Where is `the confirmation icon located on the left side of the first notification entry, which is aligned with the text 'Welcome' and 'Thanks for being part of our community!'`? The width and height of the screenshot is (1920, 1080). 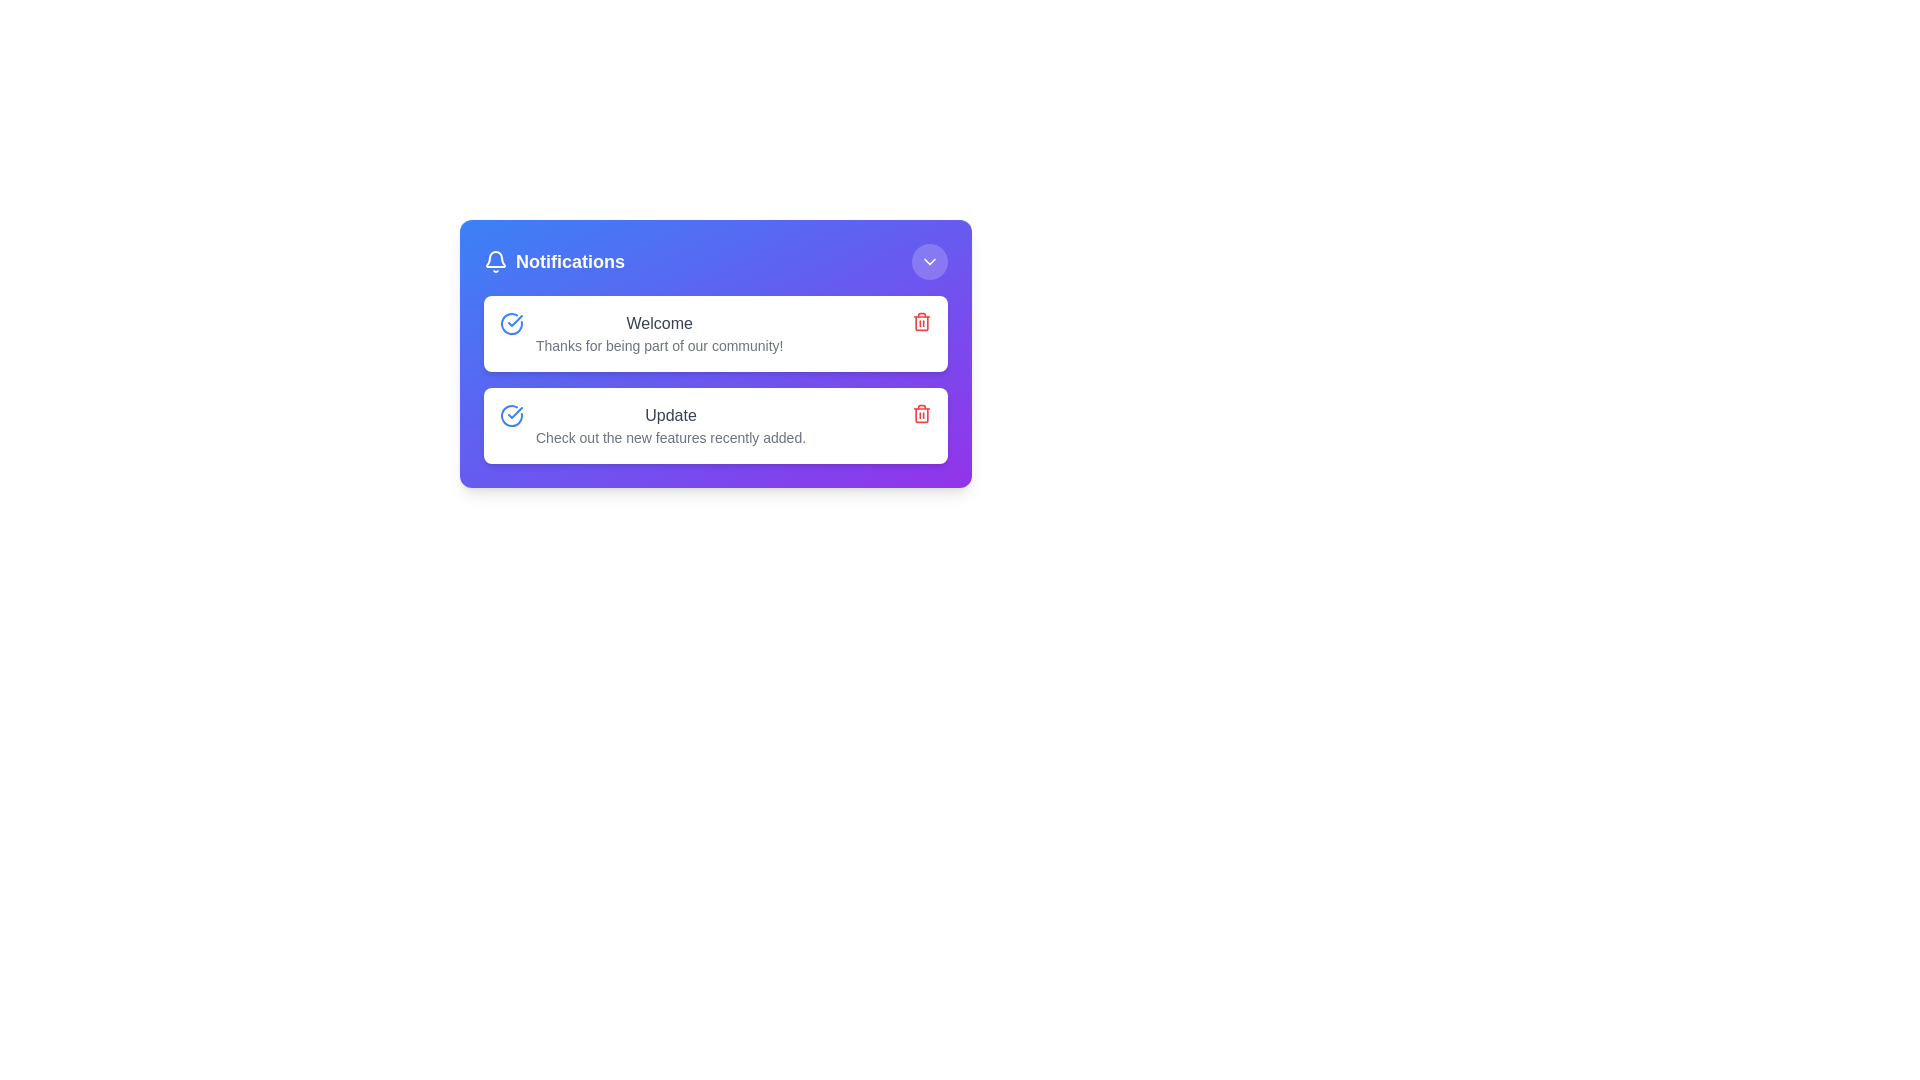 the confirmation icon located on the left side of the first notification entry, which is aligned with the text 'Welcome' and 'Thanks for being part of our community!' is located at coordinates (512, 323).